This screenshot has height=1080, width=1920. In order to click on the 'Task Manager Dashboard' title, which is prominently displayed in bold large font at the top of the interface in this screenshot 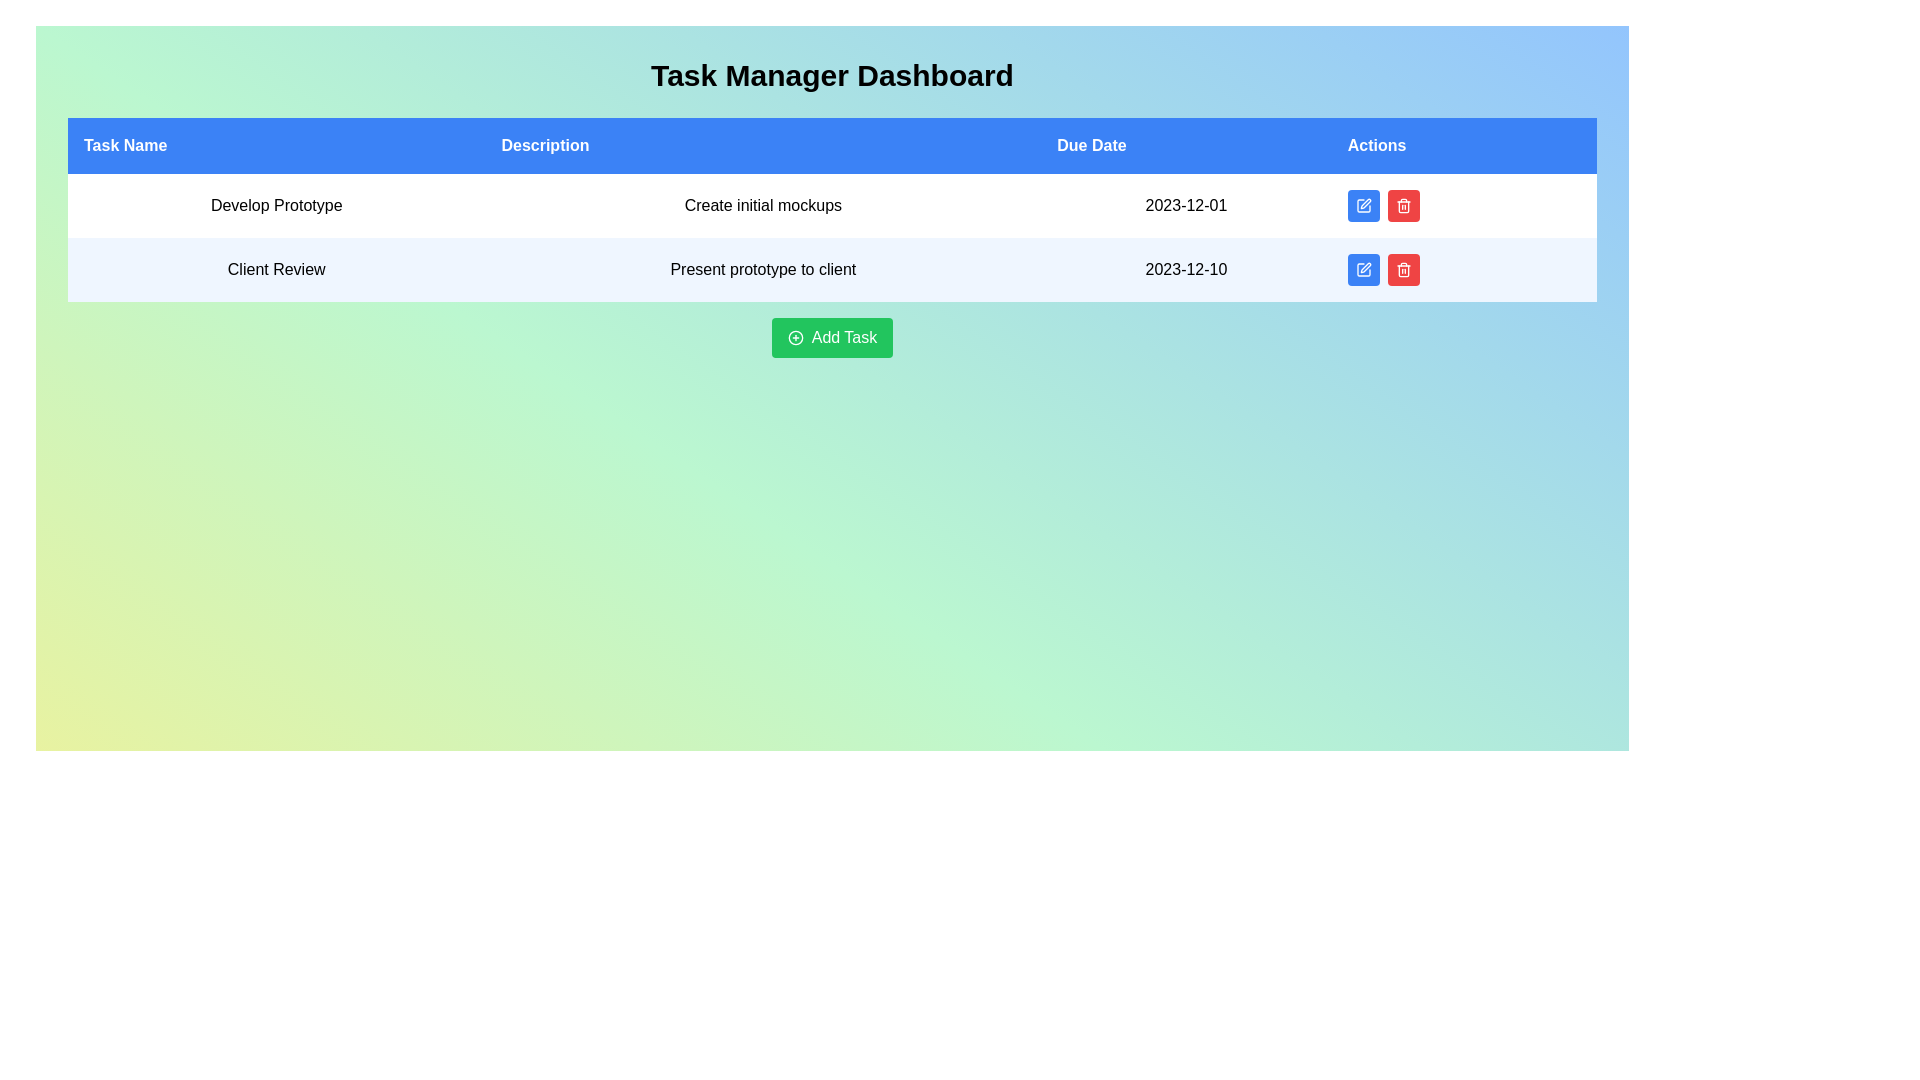, I will do `click(832, 75)`.